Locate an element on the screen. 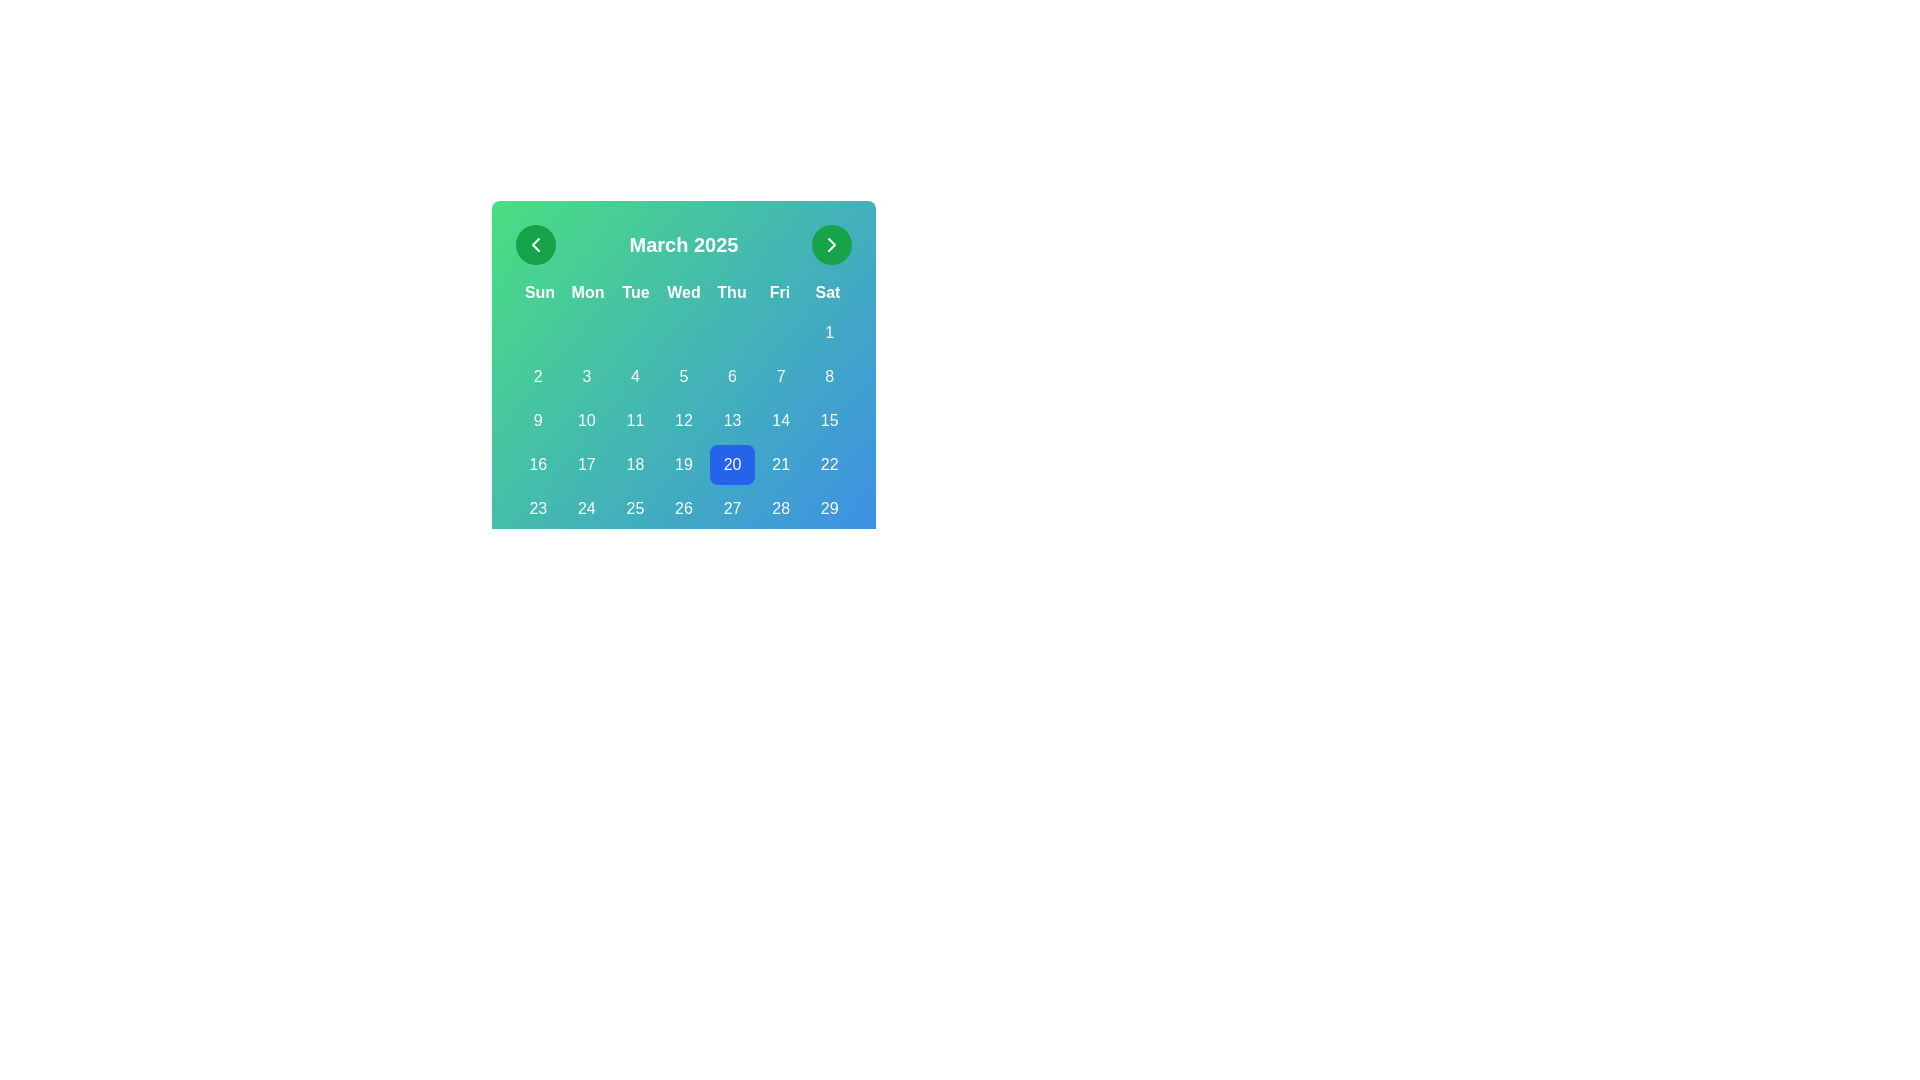 The width and height of the screenshot is (1920, 1080). the square button displaying the number '7' in the calendar layout is located at coordinates (780, 377).